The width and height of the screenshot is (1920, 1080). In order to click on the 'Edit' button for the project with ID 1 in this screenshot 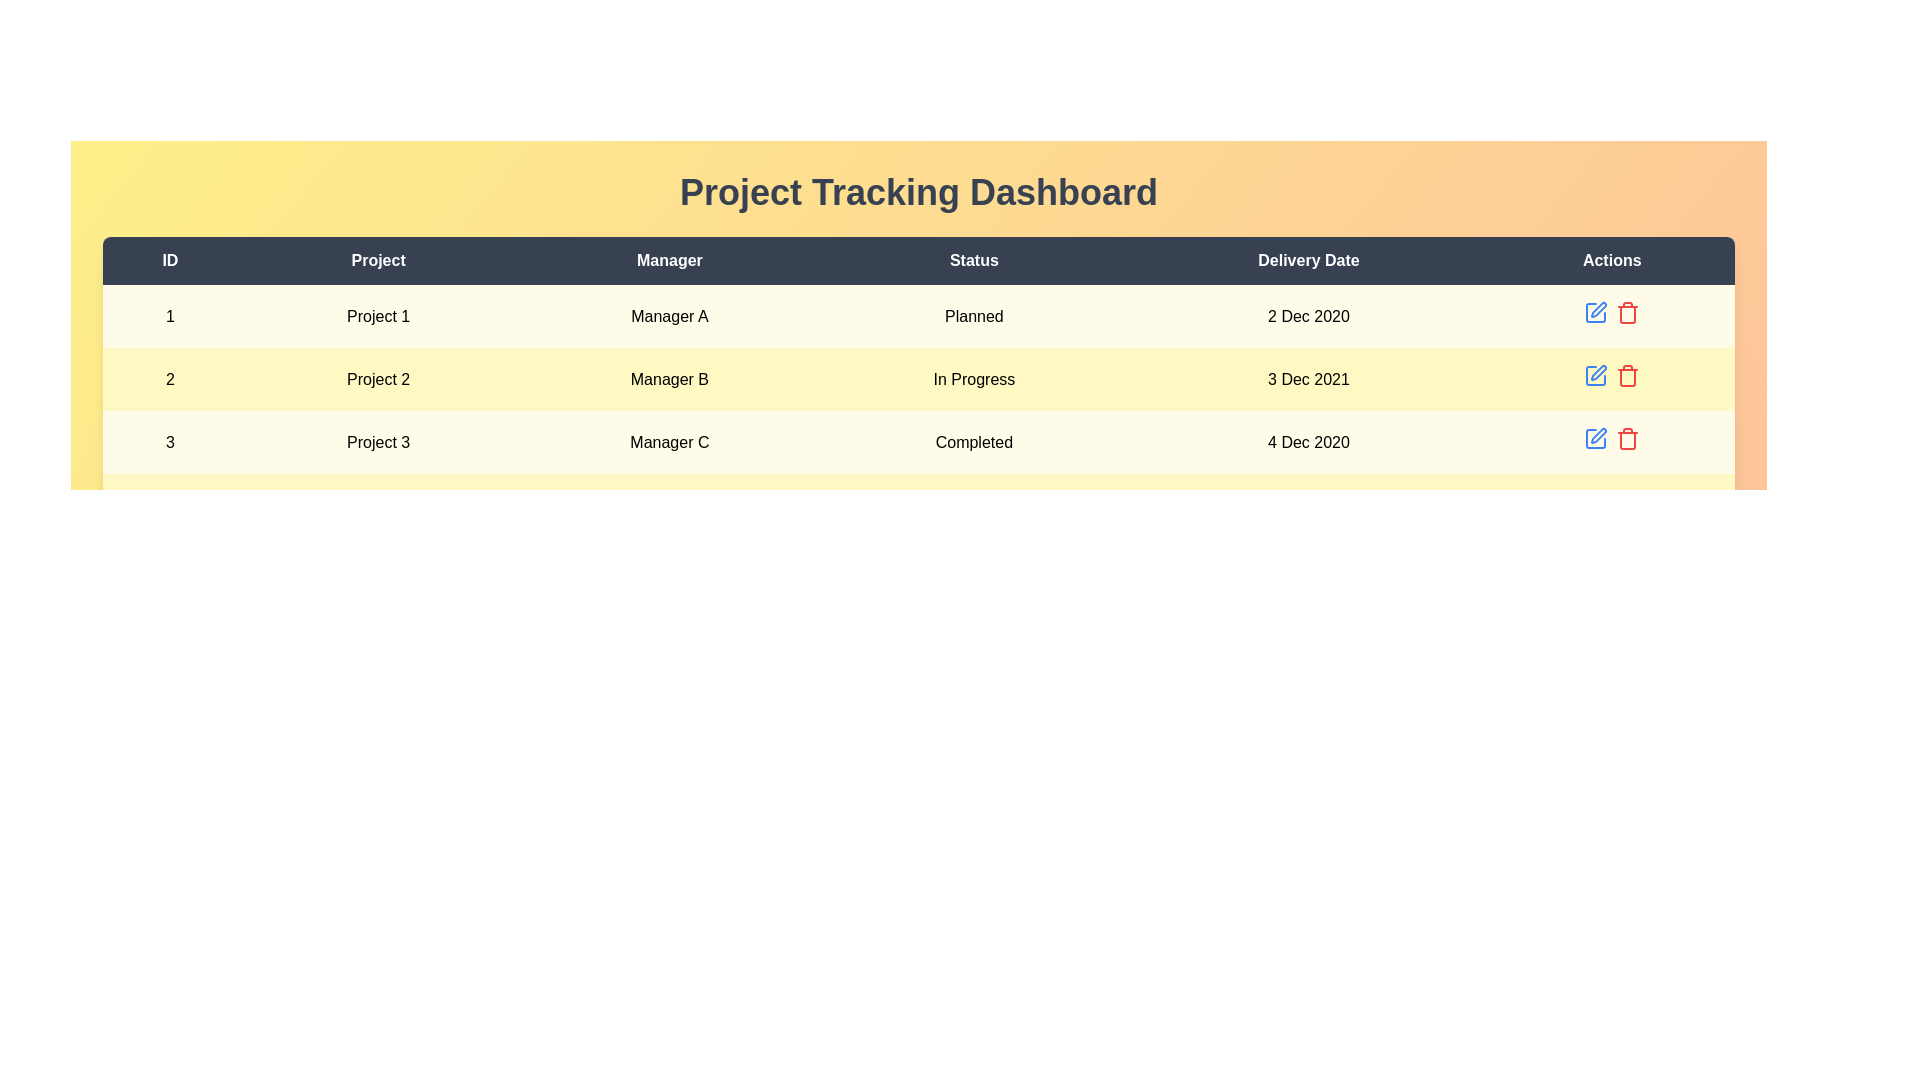, I will do `click(1595, 312)`.